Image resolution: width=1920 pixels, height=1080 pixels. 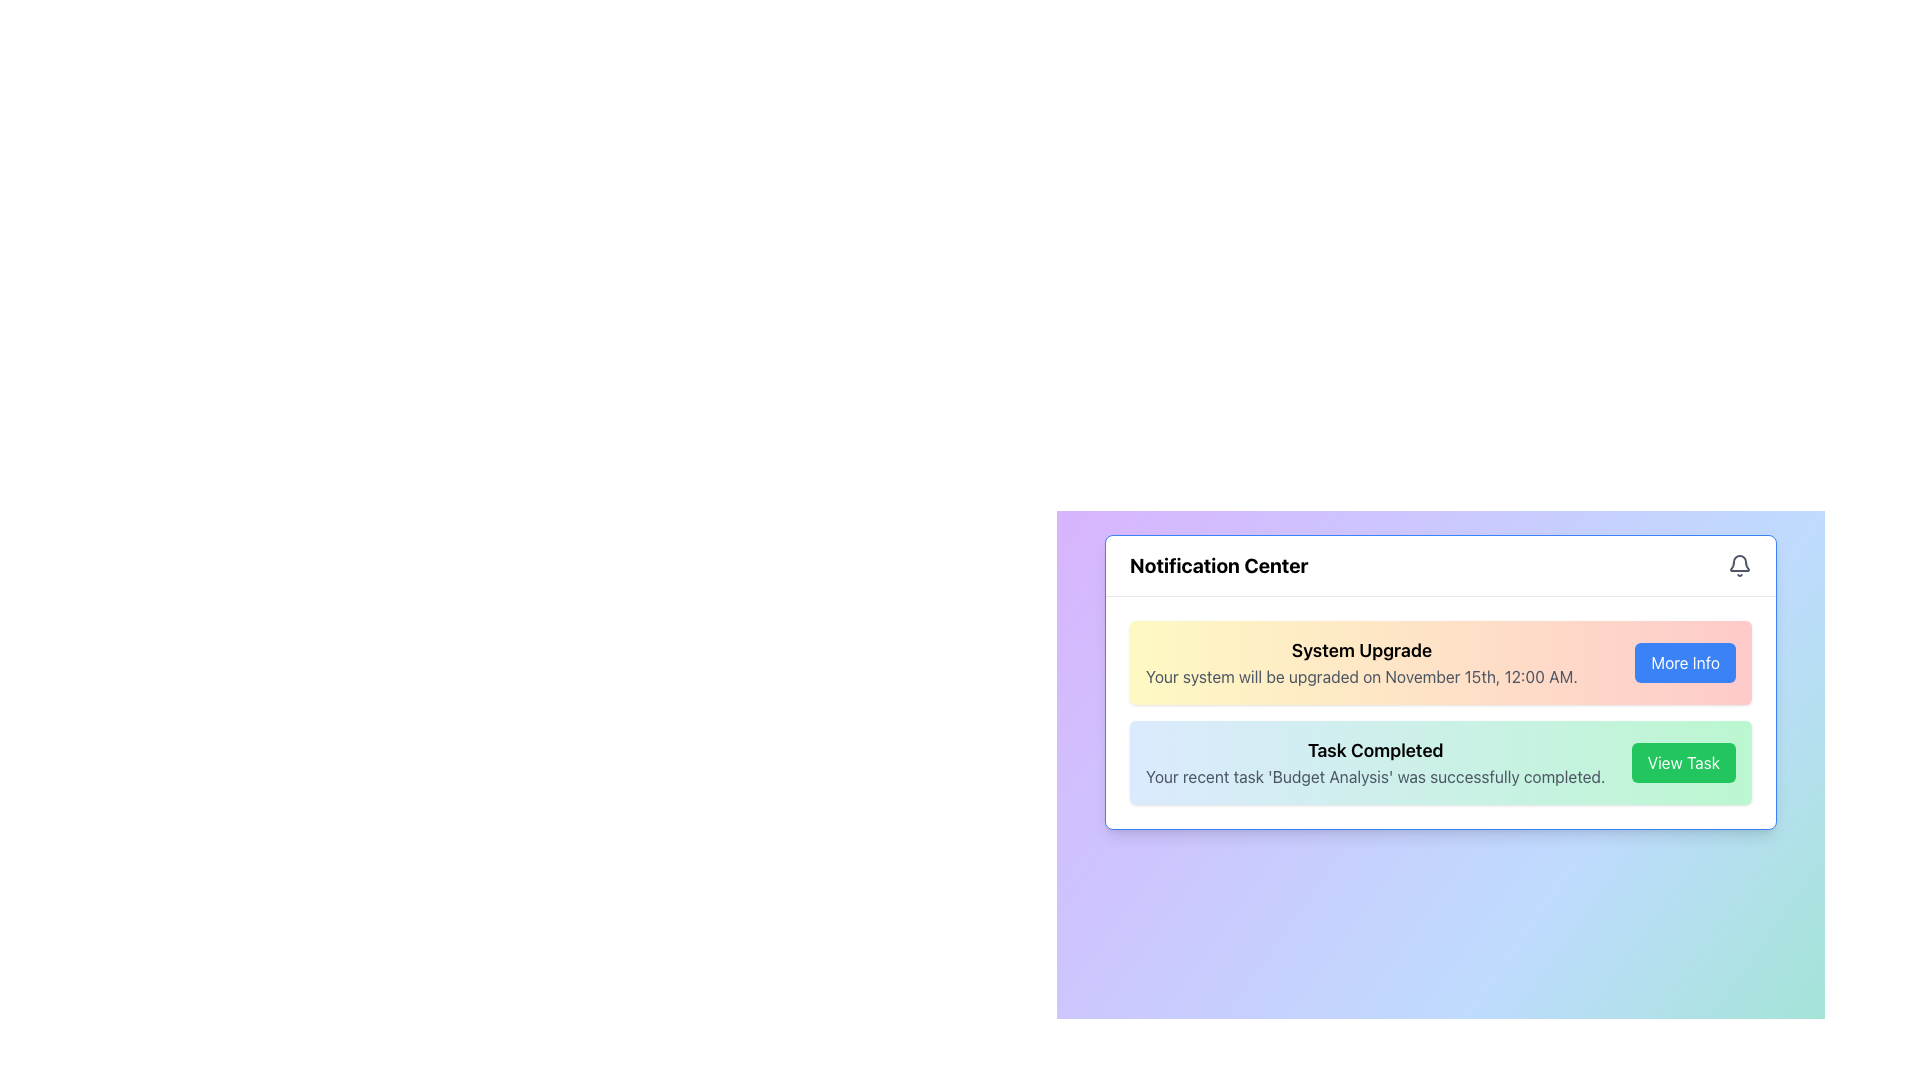 I want to click on the gray bell icon located in the top-right corner of the notification display area, so click(x=1738, y=563).